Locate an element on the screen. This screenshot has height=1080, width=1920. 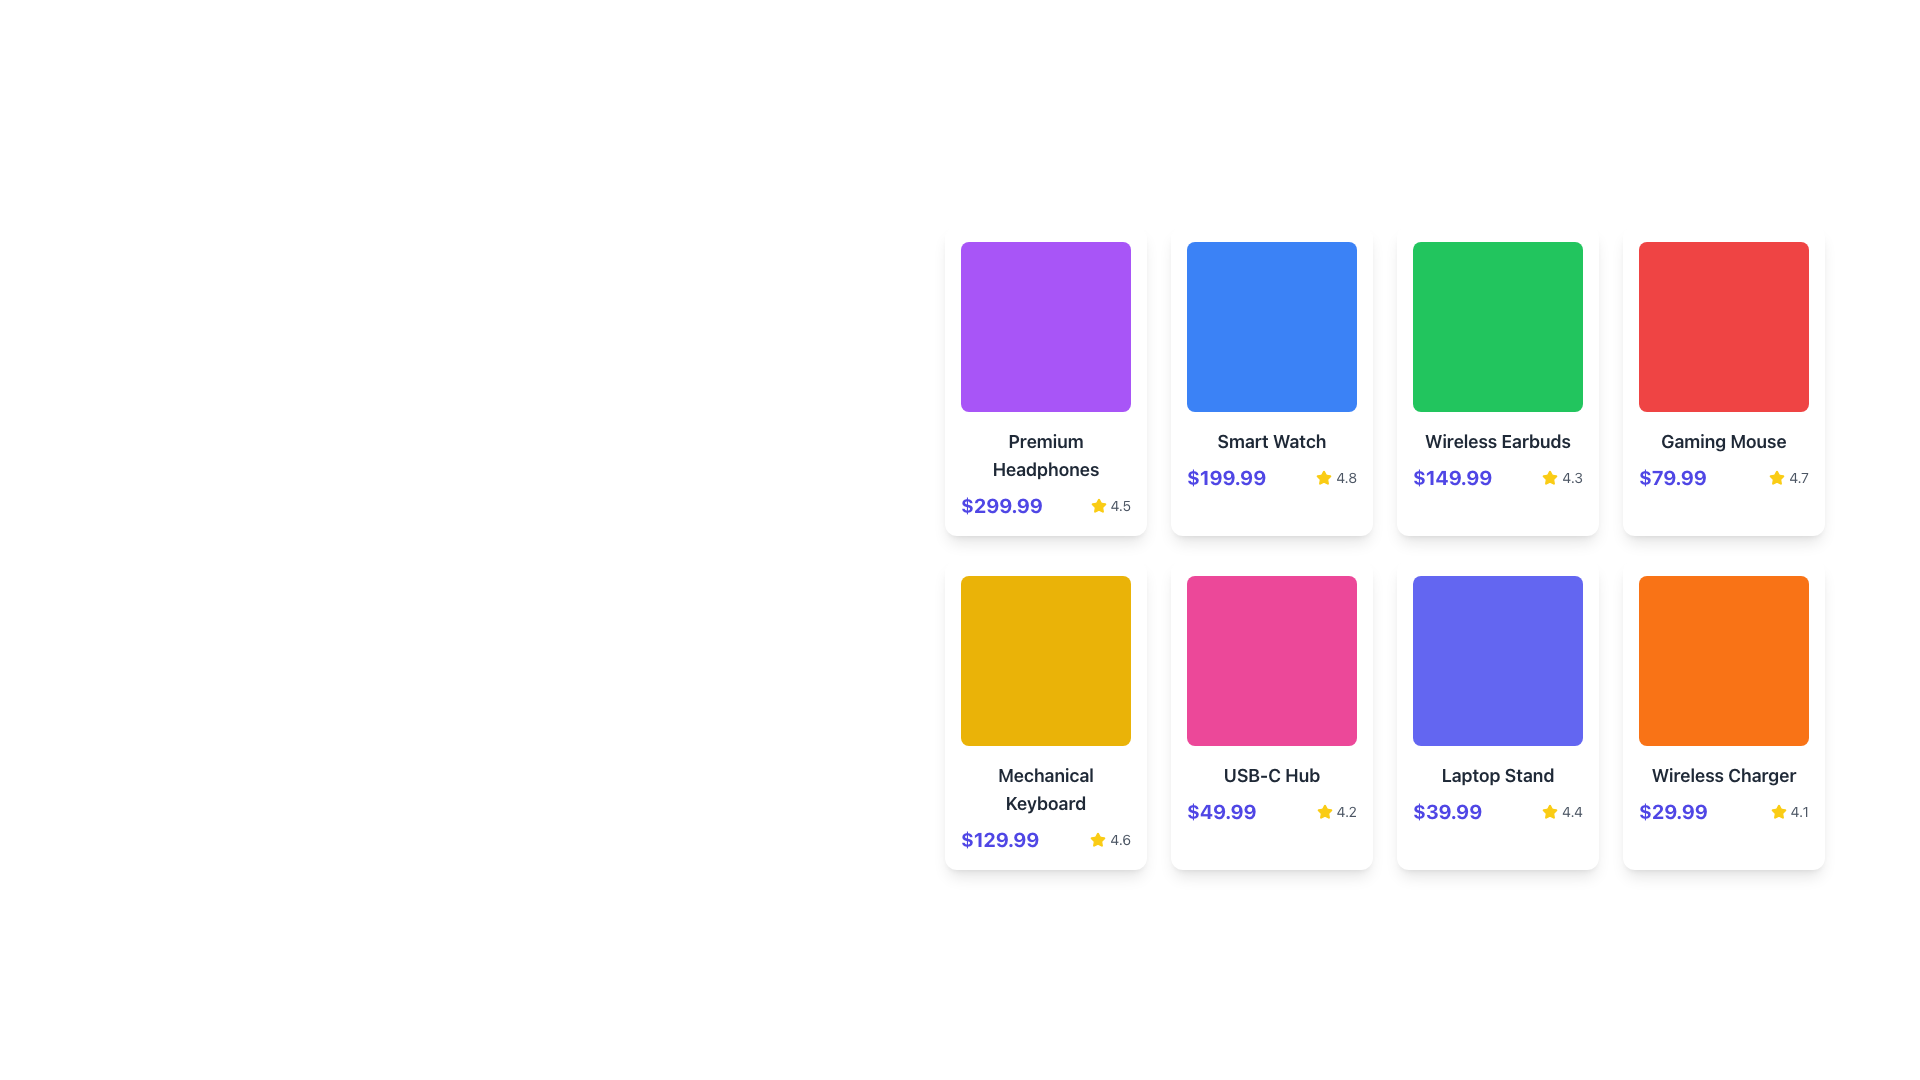
the static text displaying user ratings, which is located in the bottom-right area of the card component next to the star icon is located at coordinates (1120, 504).